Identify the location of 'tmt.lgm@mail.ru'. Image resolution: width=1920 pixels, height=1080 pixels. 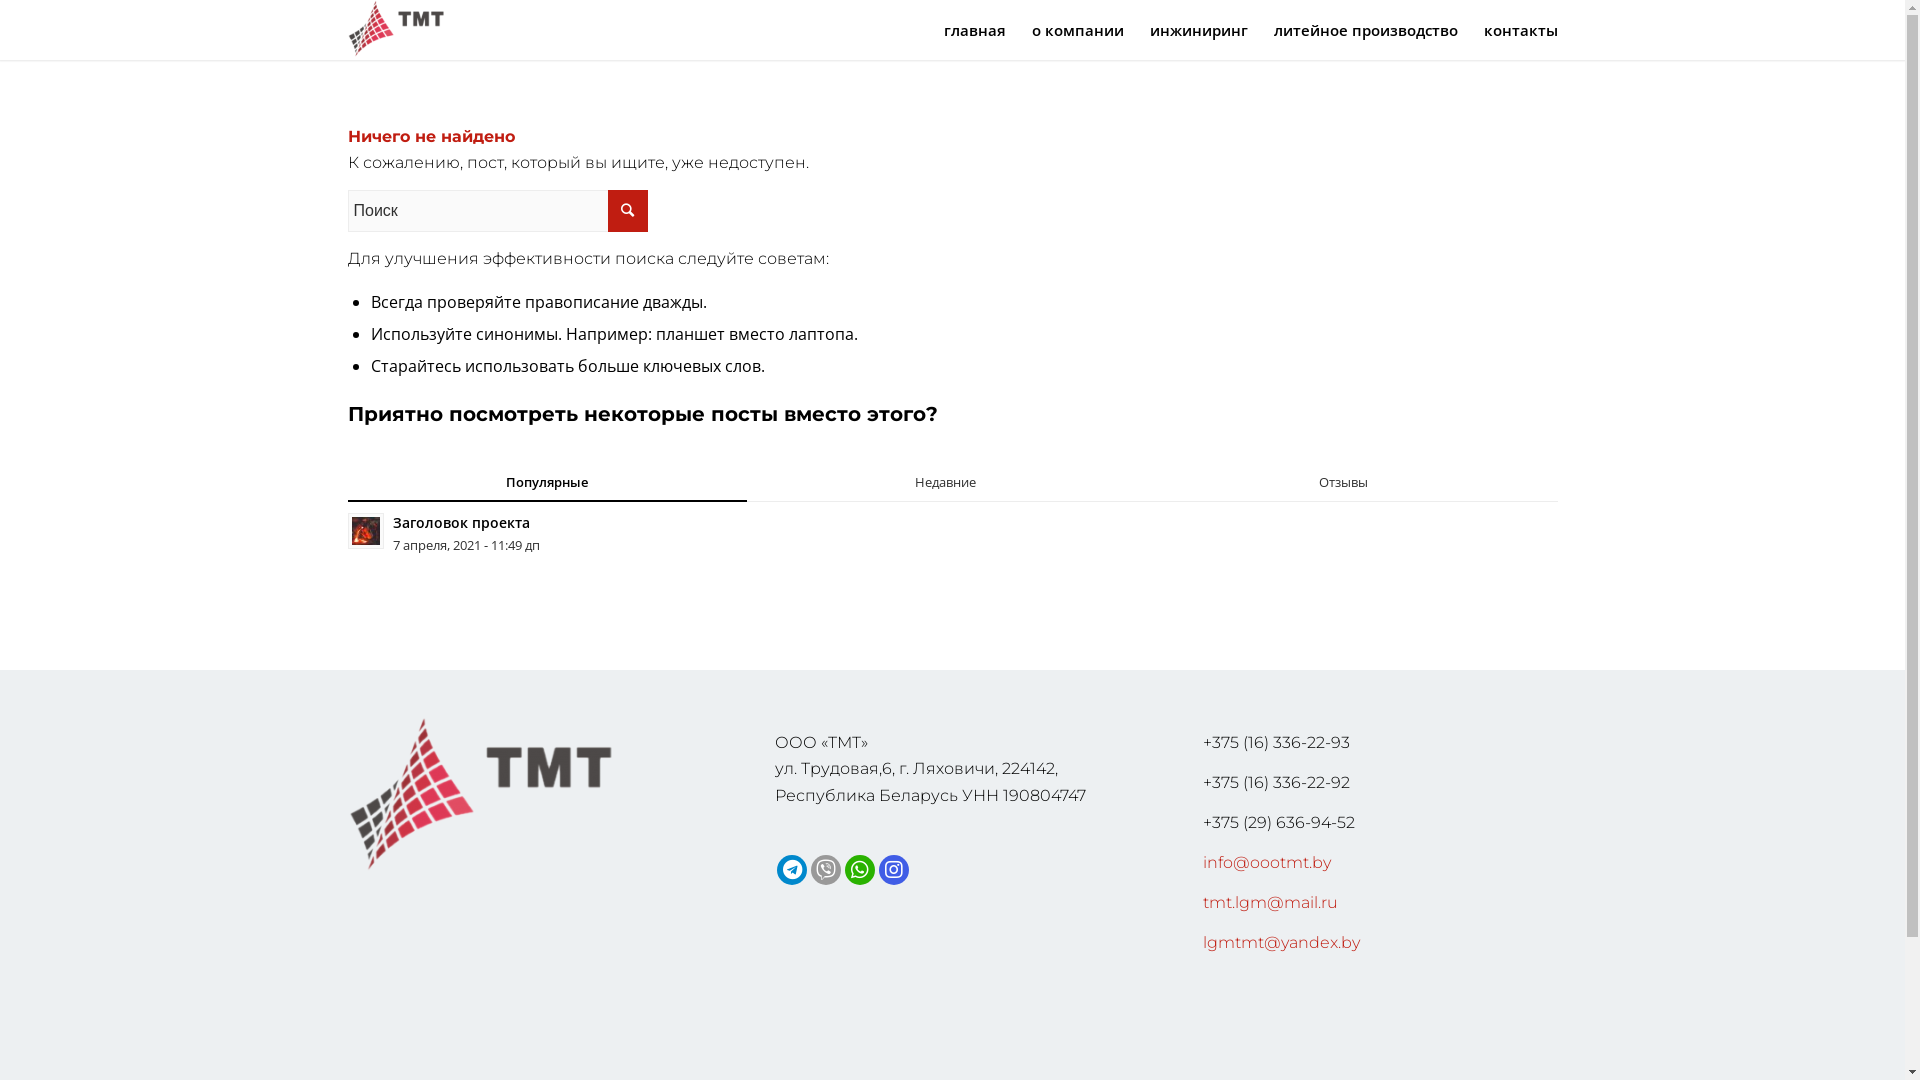
(1269, 902).